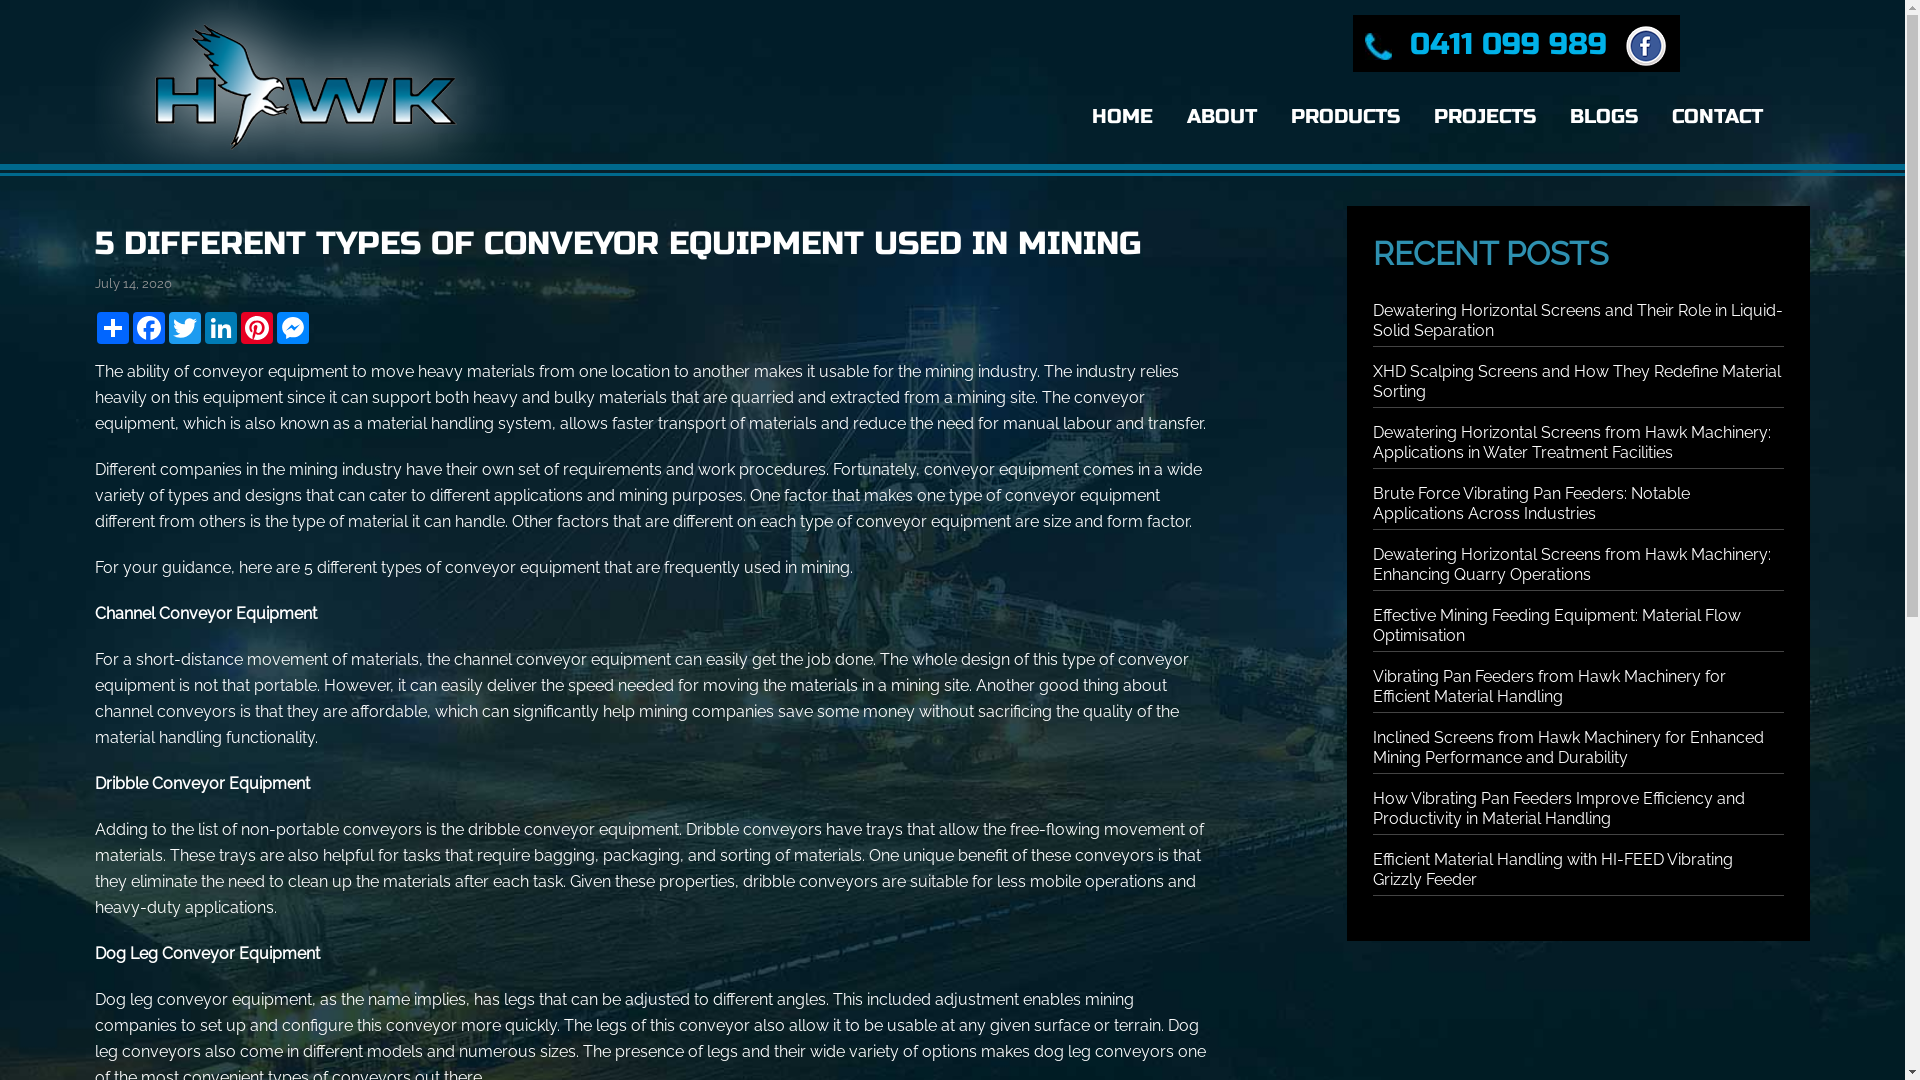  What do you see at coordinates (220, 326) in the screenshot?
I see `'LinkedIn'` at bounding box center [220, 326].